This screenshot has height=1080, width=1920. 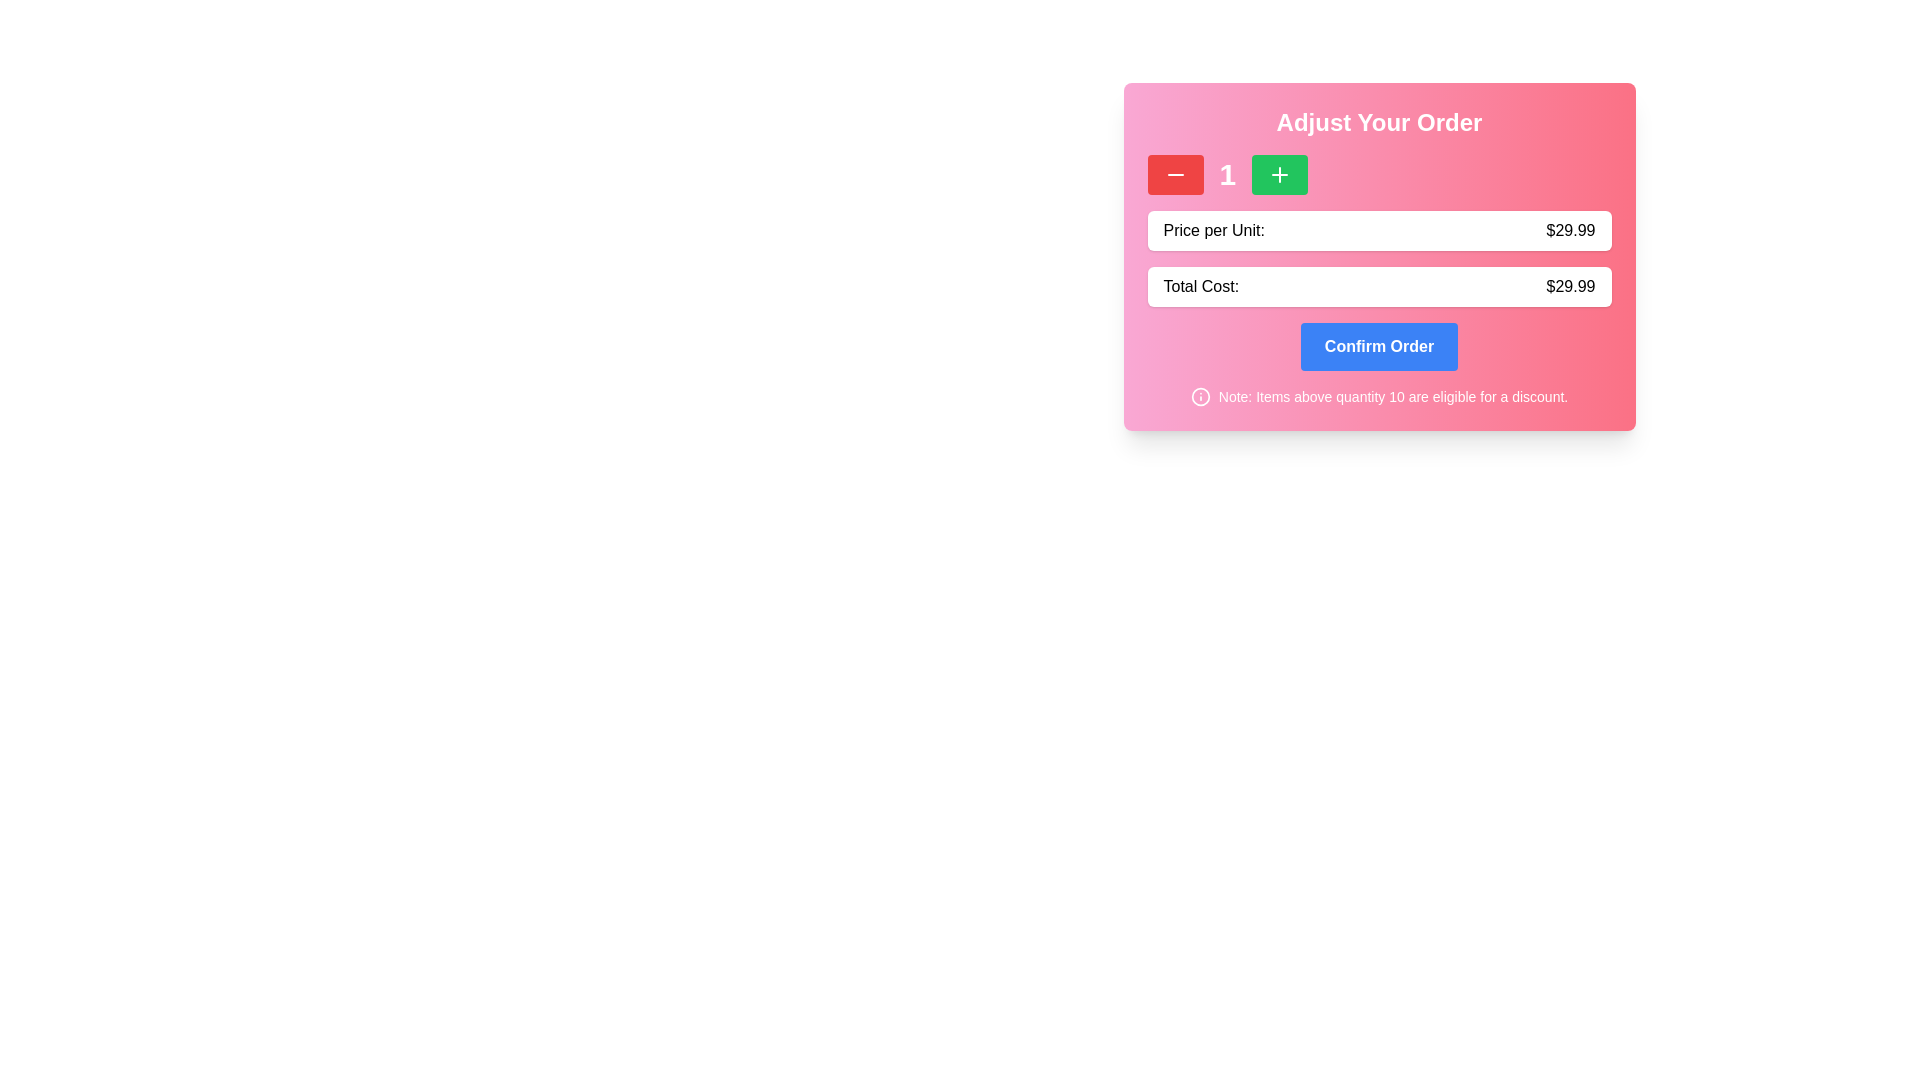 What do you see at coordinates (1175, 173) in the screenshot?
I see `the button on the left side of the control panel to decrease the numeric value displayed adjacent to it, which is currently '1'` at bounding box center [1175, 173].